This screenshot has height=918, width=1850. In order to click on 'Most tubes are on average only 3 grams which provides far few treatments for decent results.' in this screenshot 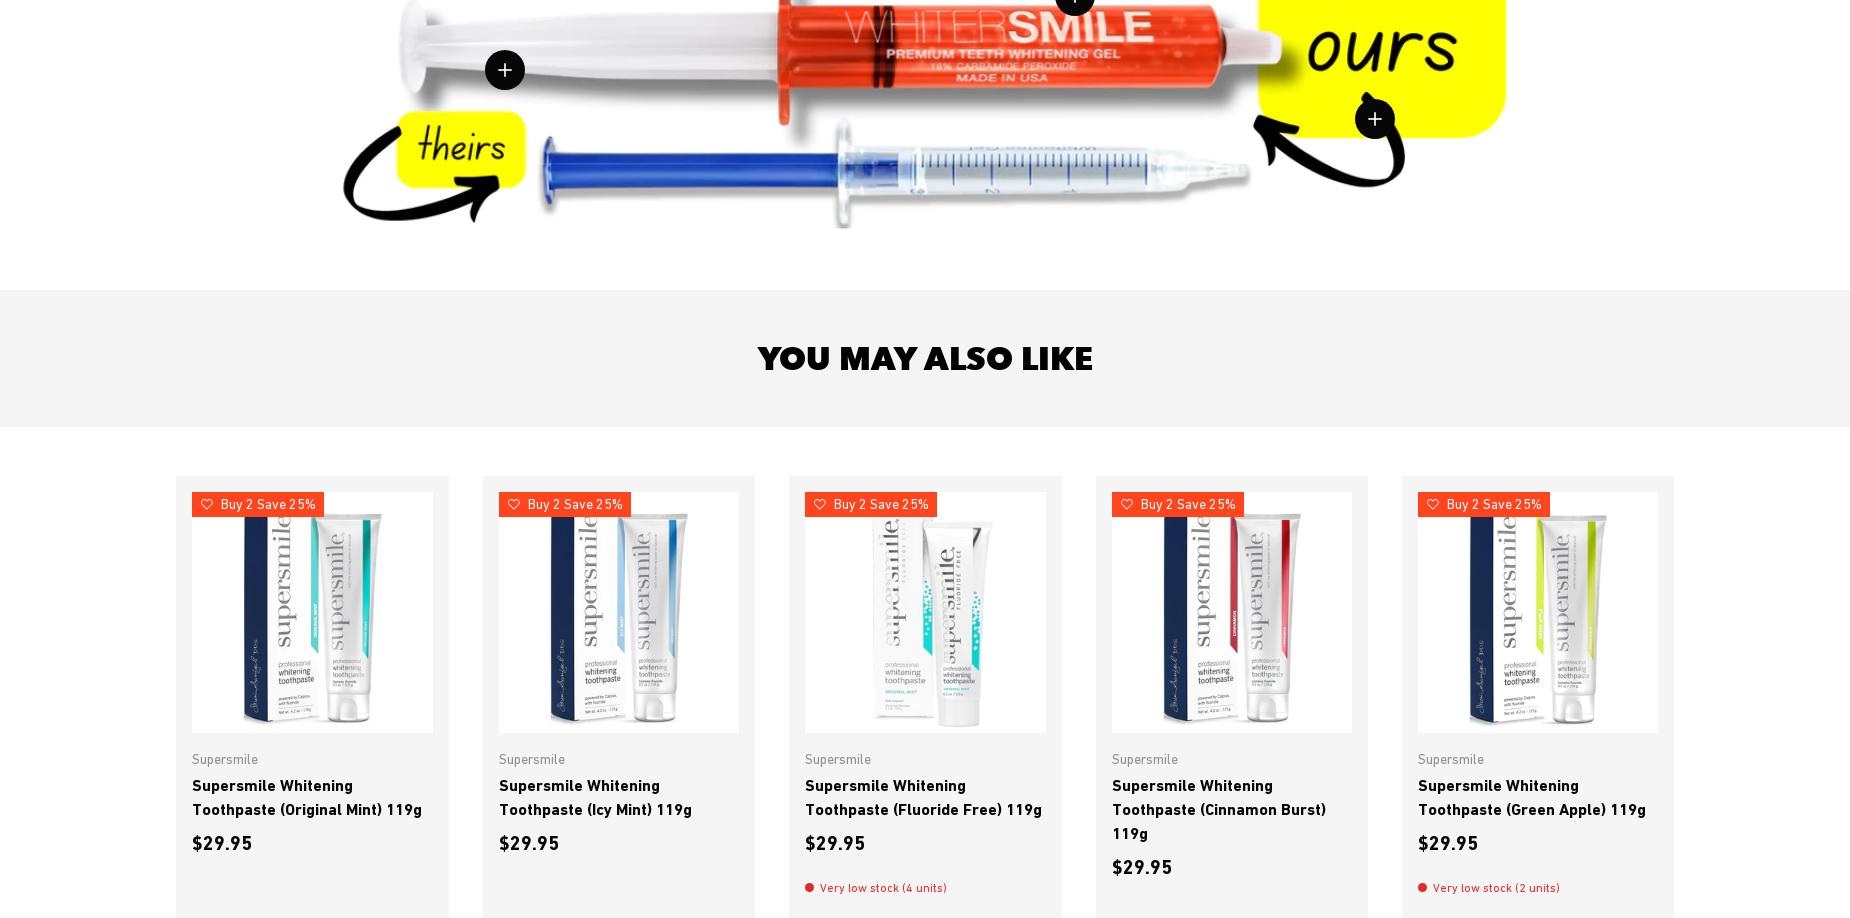, I will do `click(498, 199)`.